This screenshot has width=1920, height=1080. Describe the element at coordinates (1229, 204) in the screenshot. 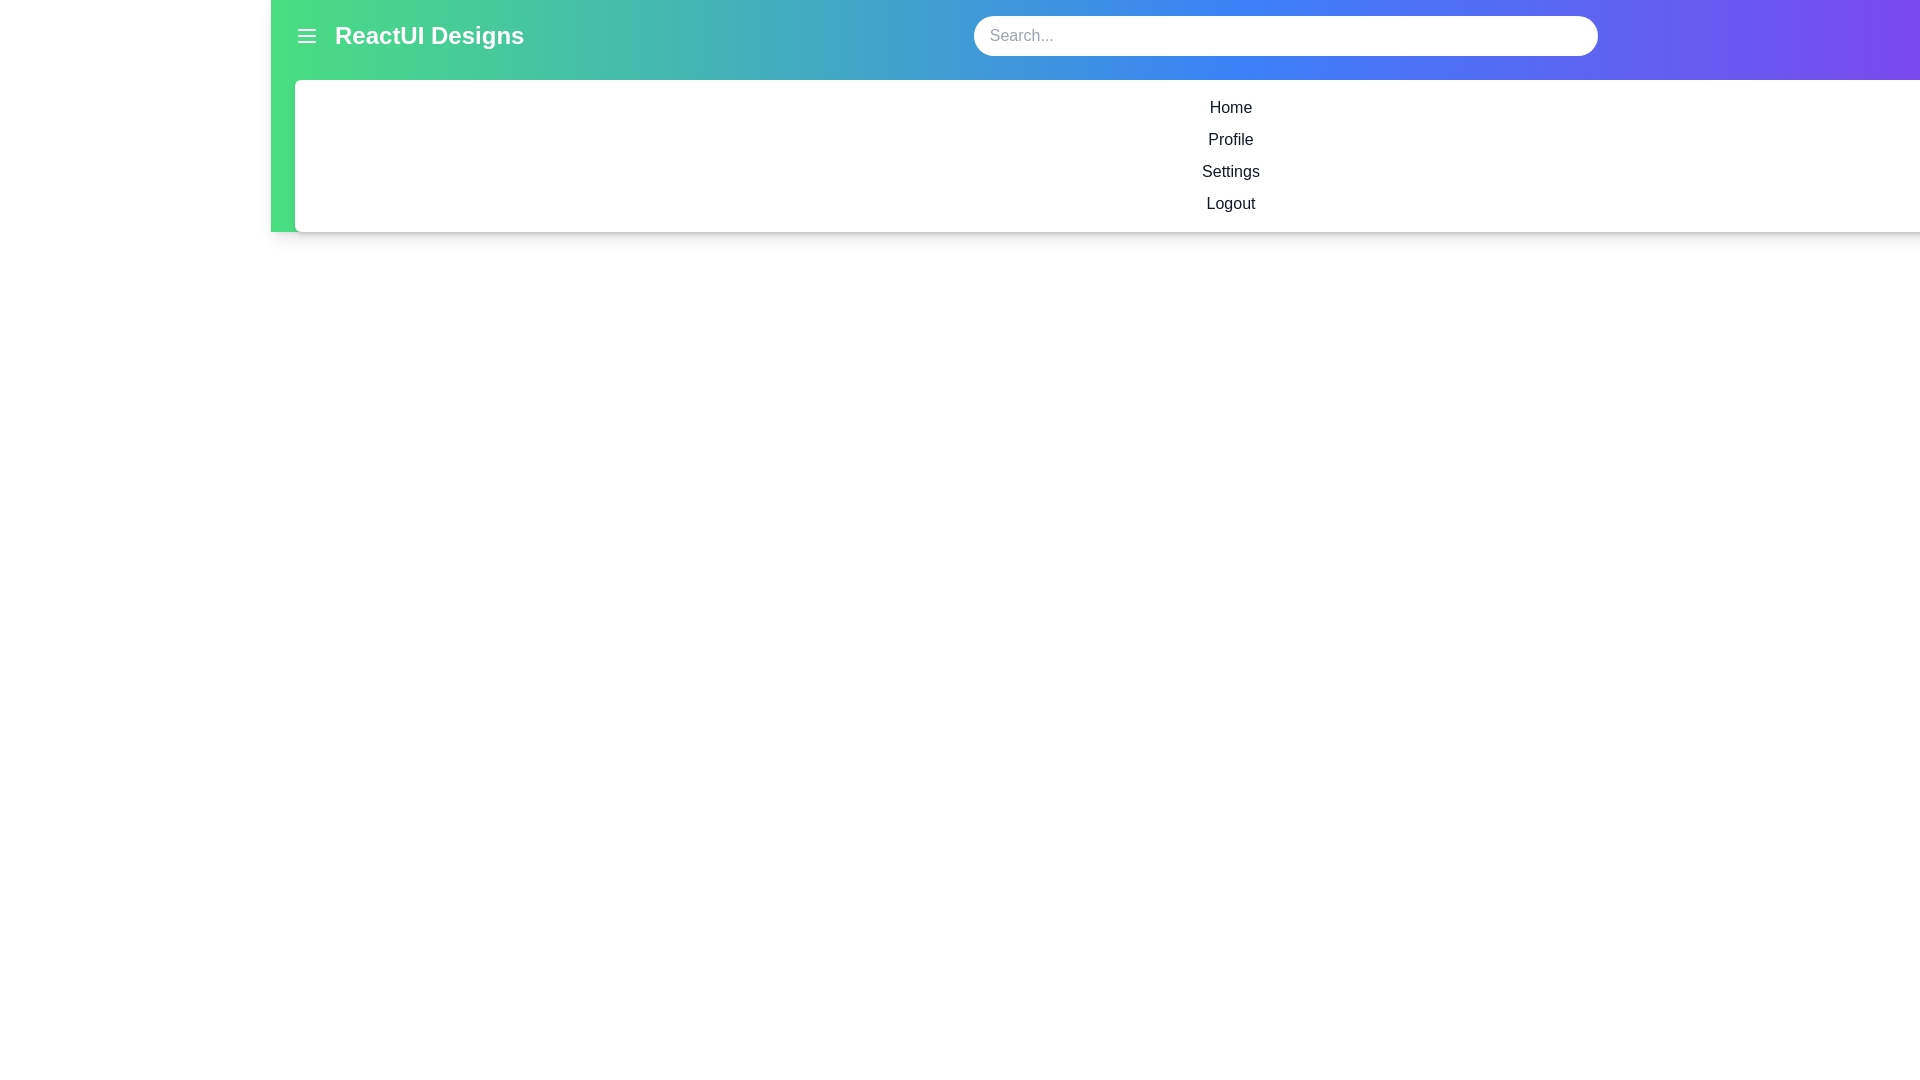

I see `the menu item Logout from the dropdown` at that location.